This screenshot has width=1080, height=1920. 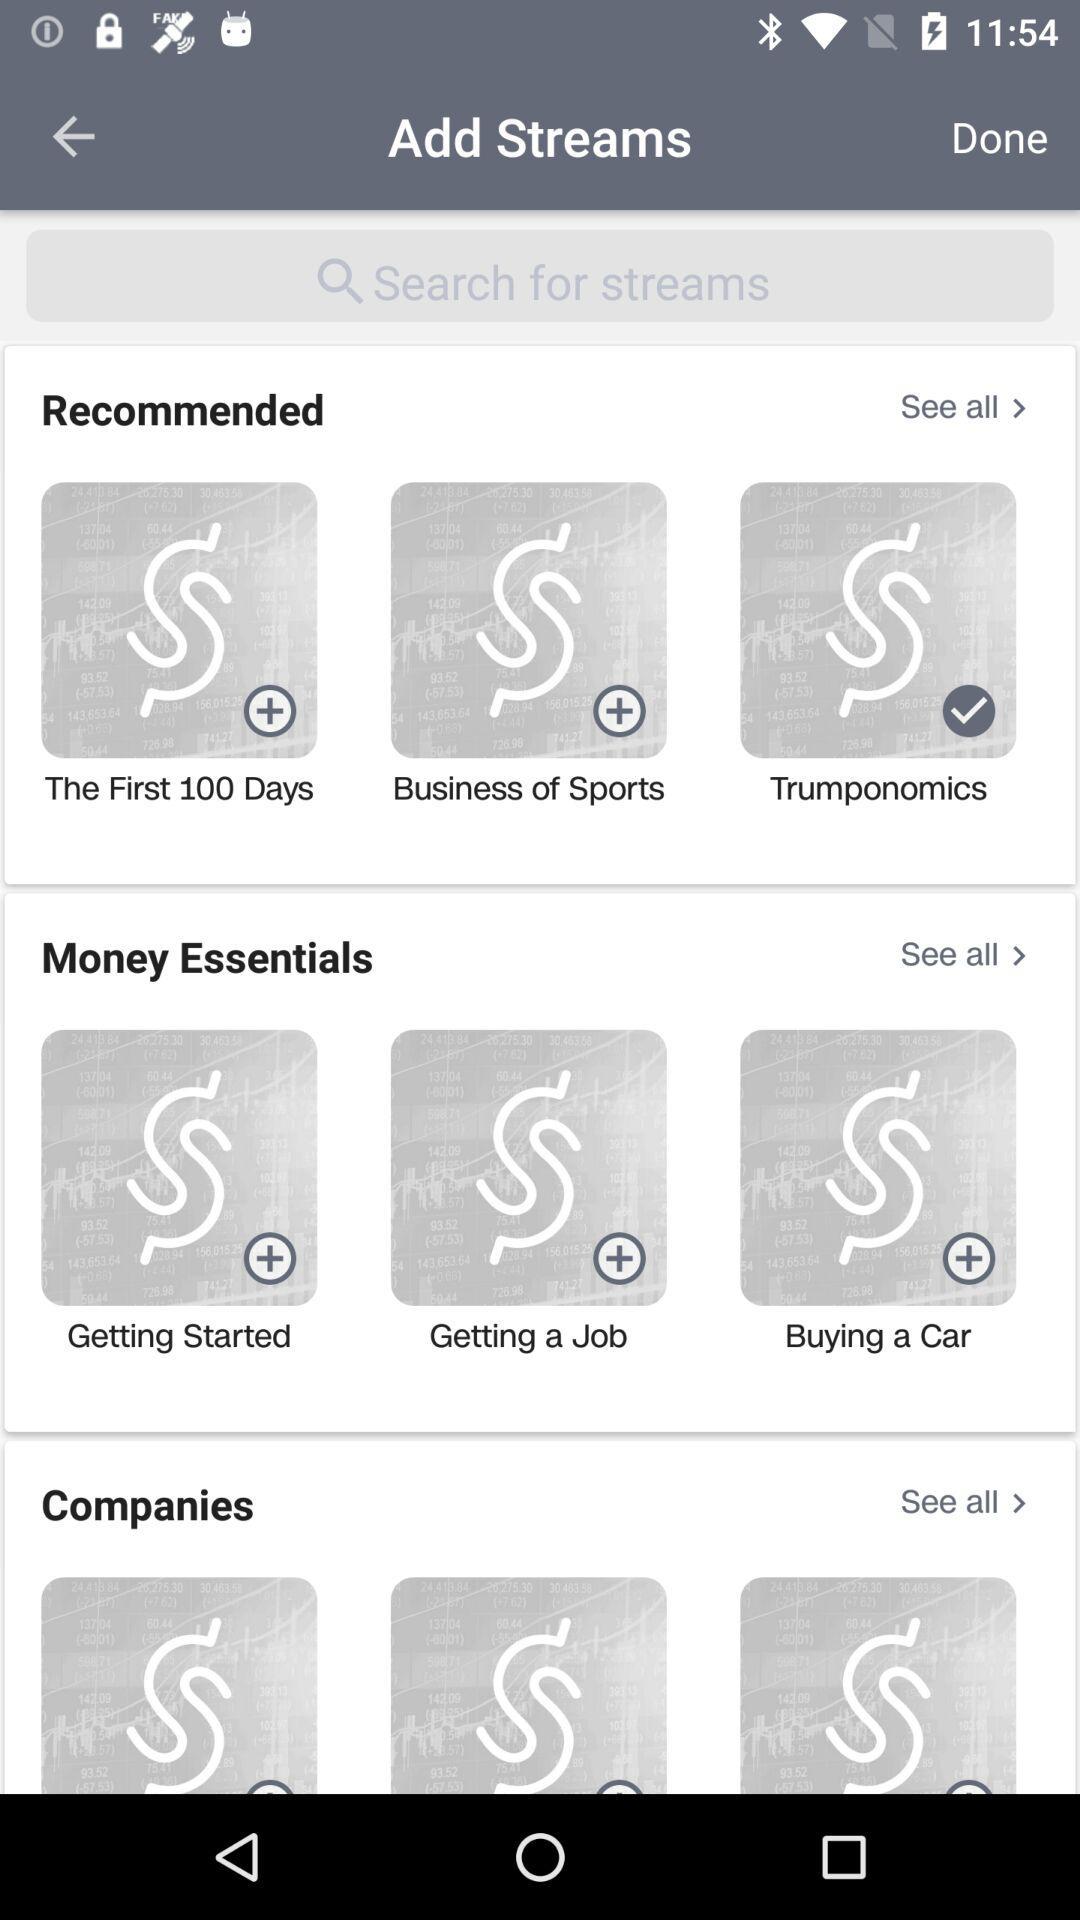 What do you see at coordinates (72, 135) in the screenshot?
I see `icon next to add streams item` at bounding box center [72, 135].